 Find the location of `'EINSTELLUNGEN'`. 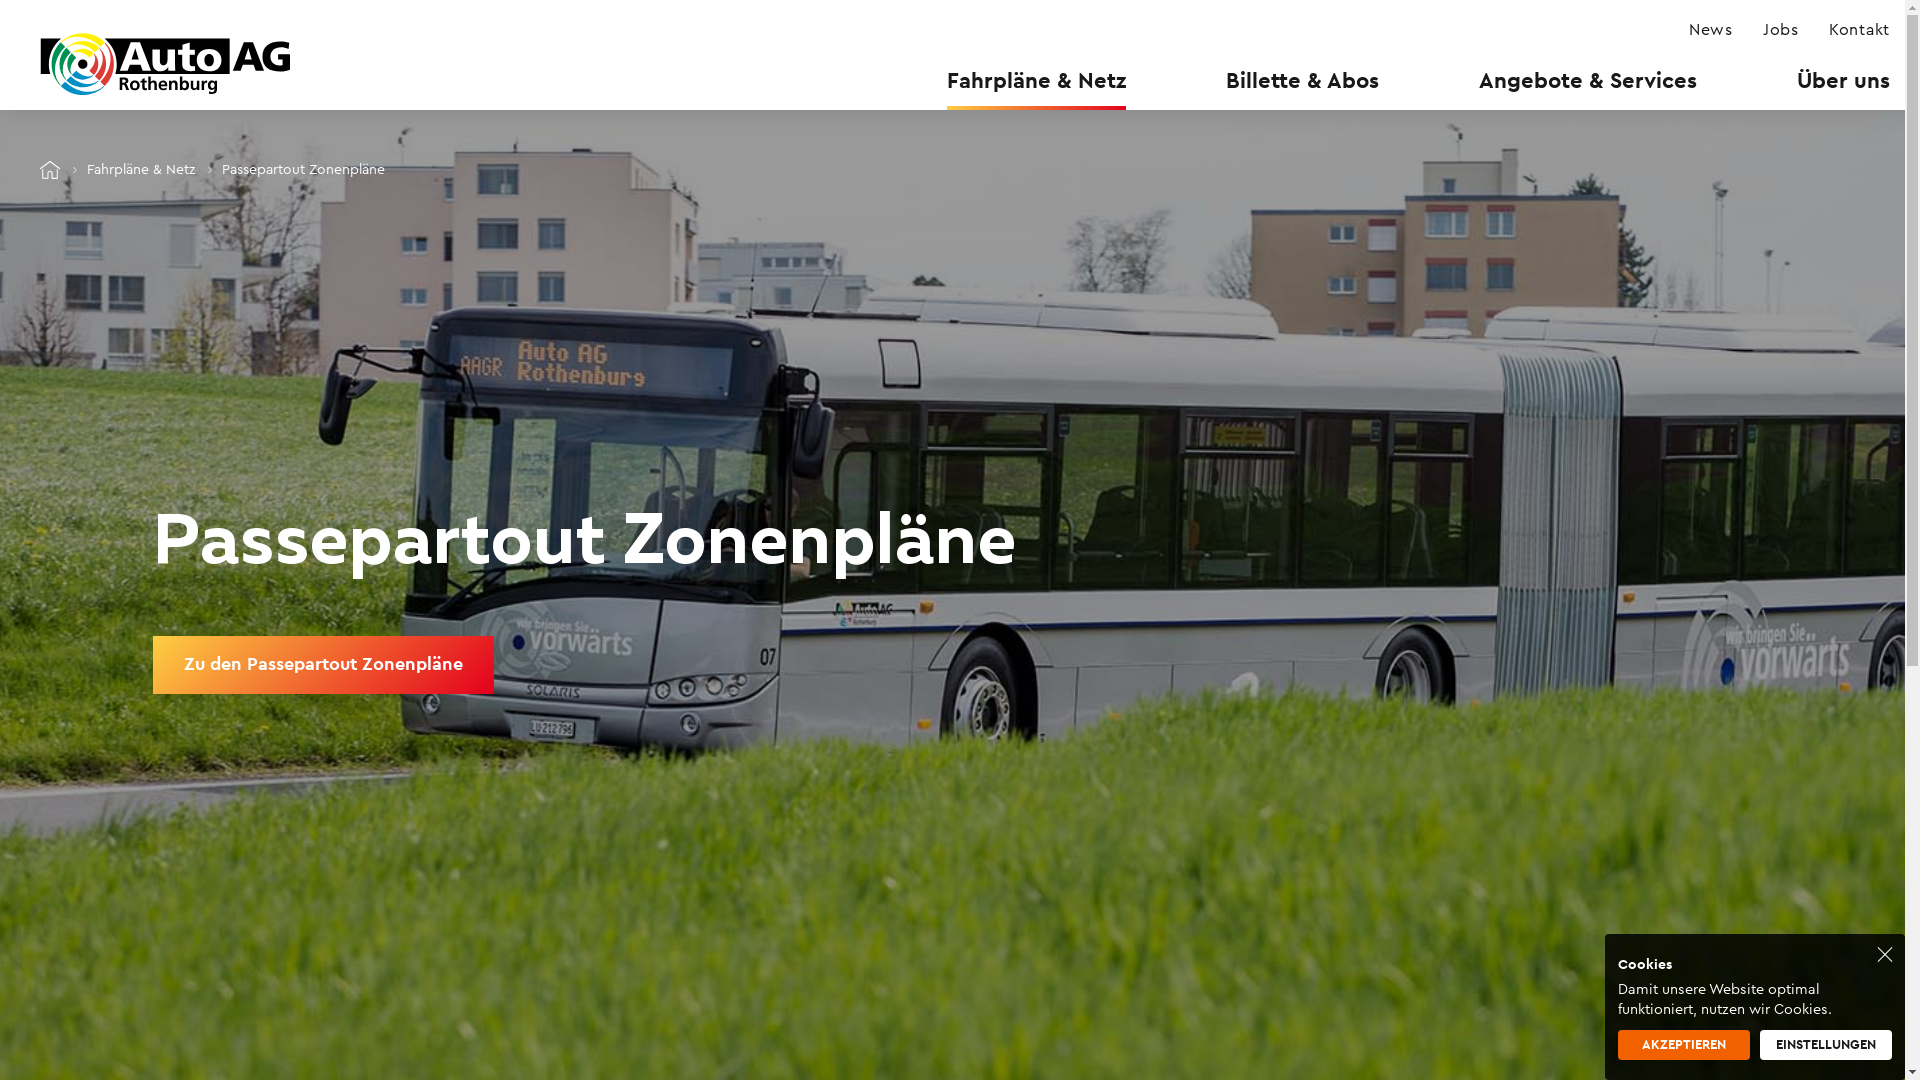

'EINSTELLUNGEN' is located at coordinates (1825, 1044).